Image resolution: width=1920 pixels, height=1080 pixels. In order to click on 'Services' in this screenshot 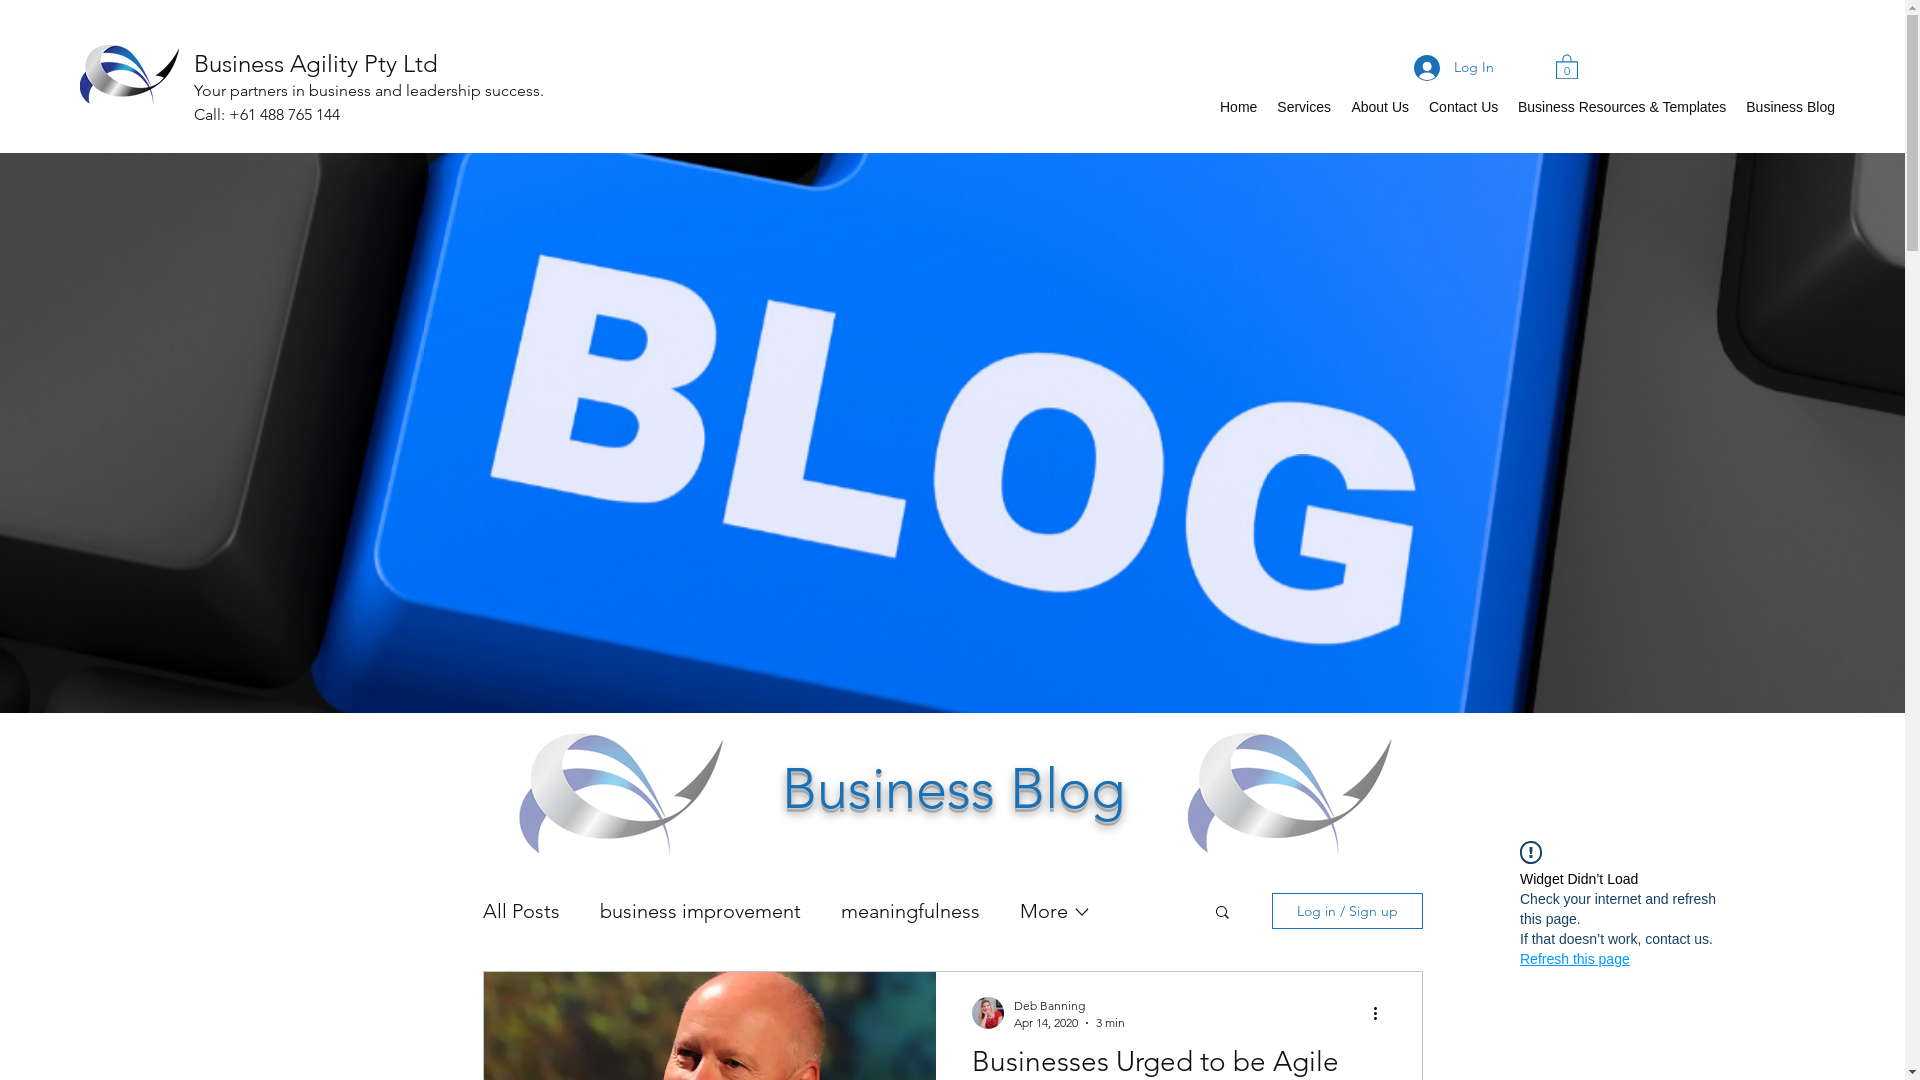, I will do `click(1304, 107)`.